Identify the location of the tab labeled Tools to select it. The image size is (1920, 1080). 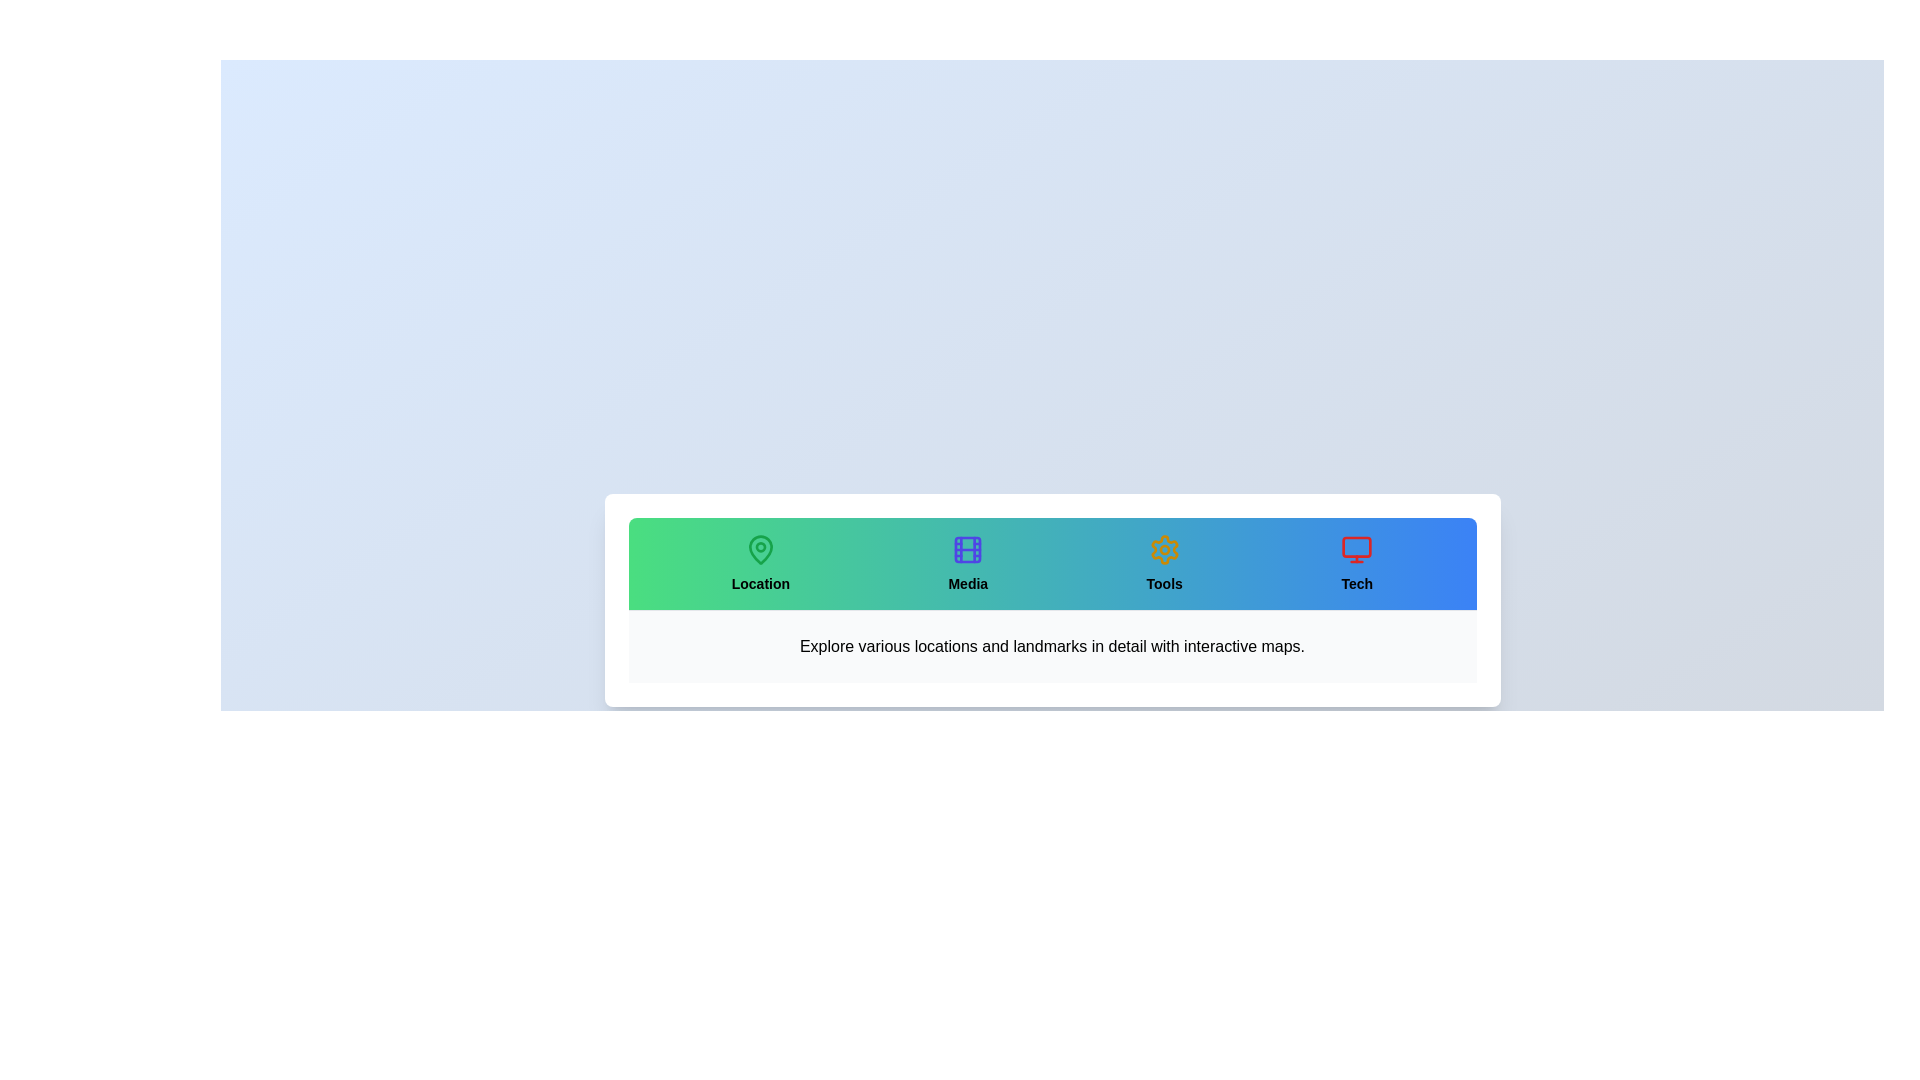
(1164, 563).